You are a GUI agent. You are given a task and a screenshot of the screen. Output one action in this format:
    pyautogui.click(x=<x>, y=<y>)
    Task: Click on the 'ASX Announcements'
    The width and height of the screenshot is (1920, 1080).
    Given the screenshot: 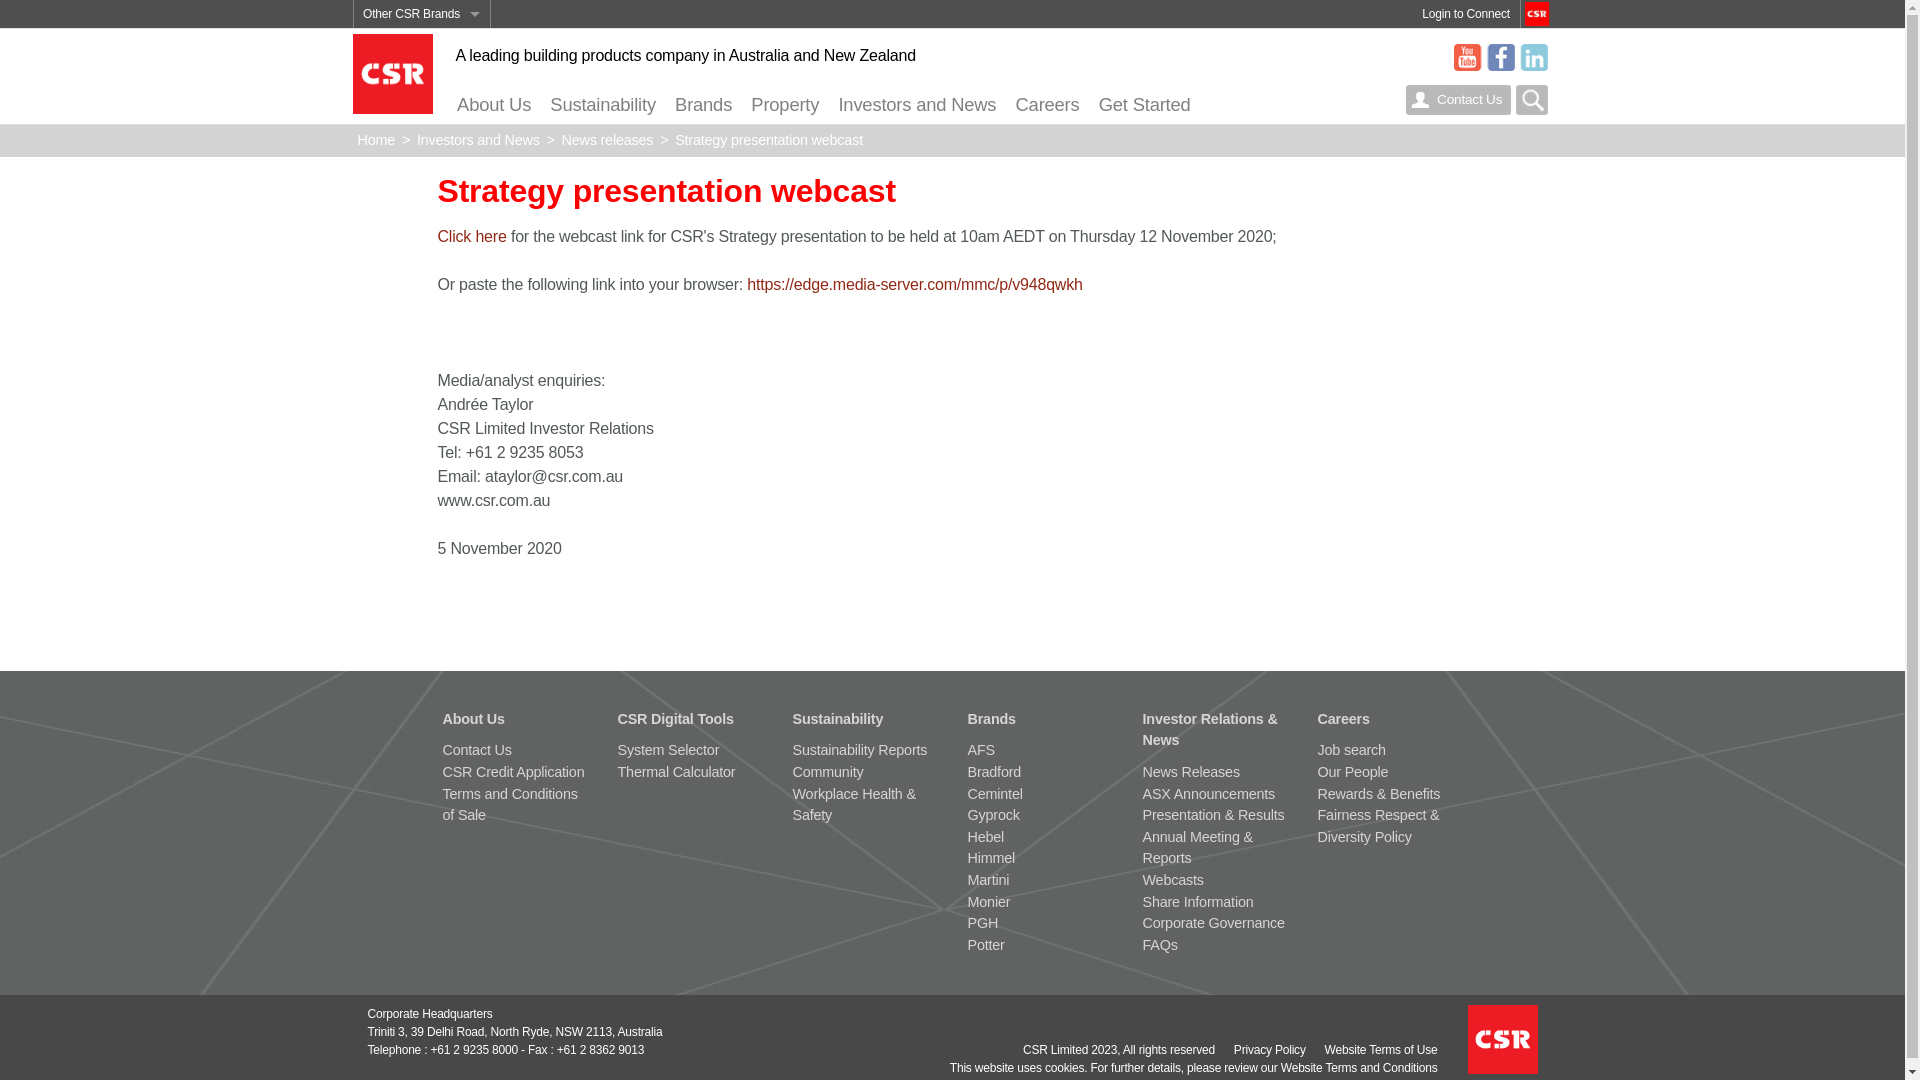 What is the action you would take?
    pyautogui.click(x=1207, y=793)
    